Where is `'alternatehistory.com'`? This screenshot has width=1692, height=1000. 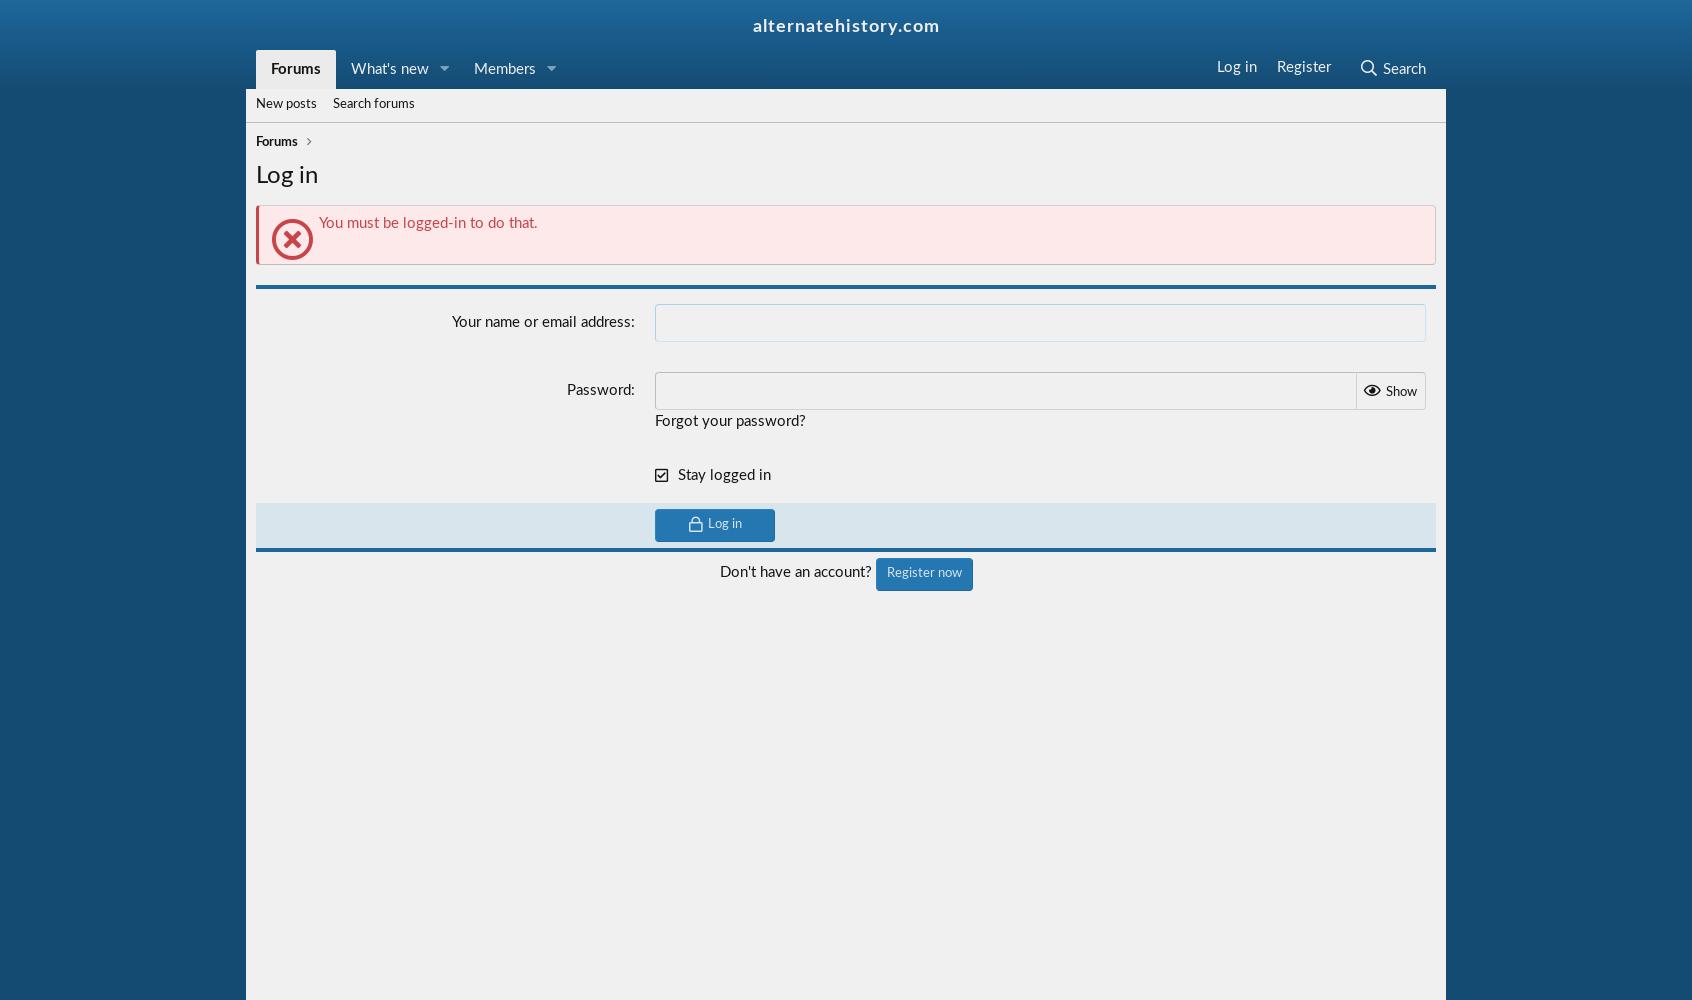
'alternatehistory.com' is located at coordinates (845, 27).